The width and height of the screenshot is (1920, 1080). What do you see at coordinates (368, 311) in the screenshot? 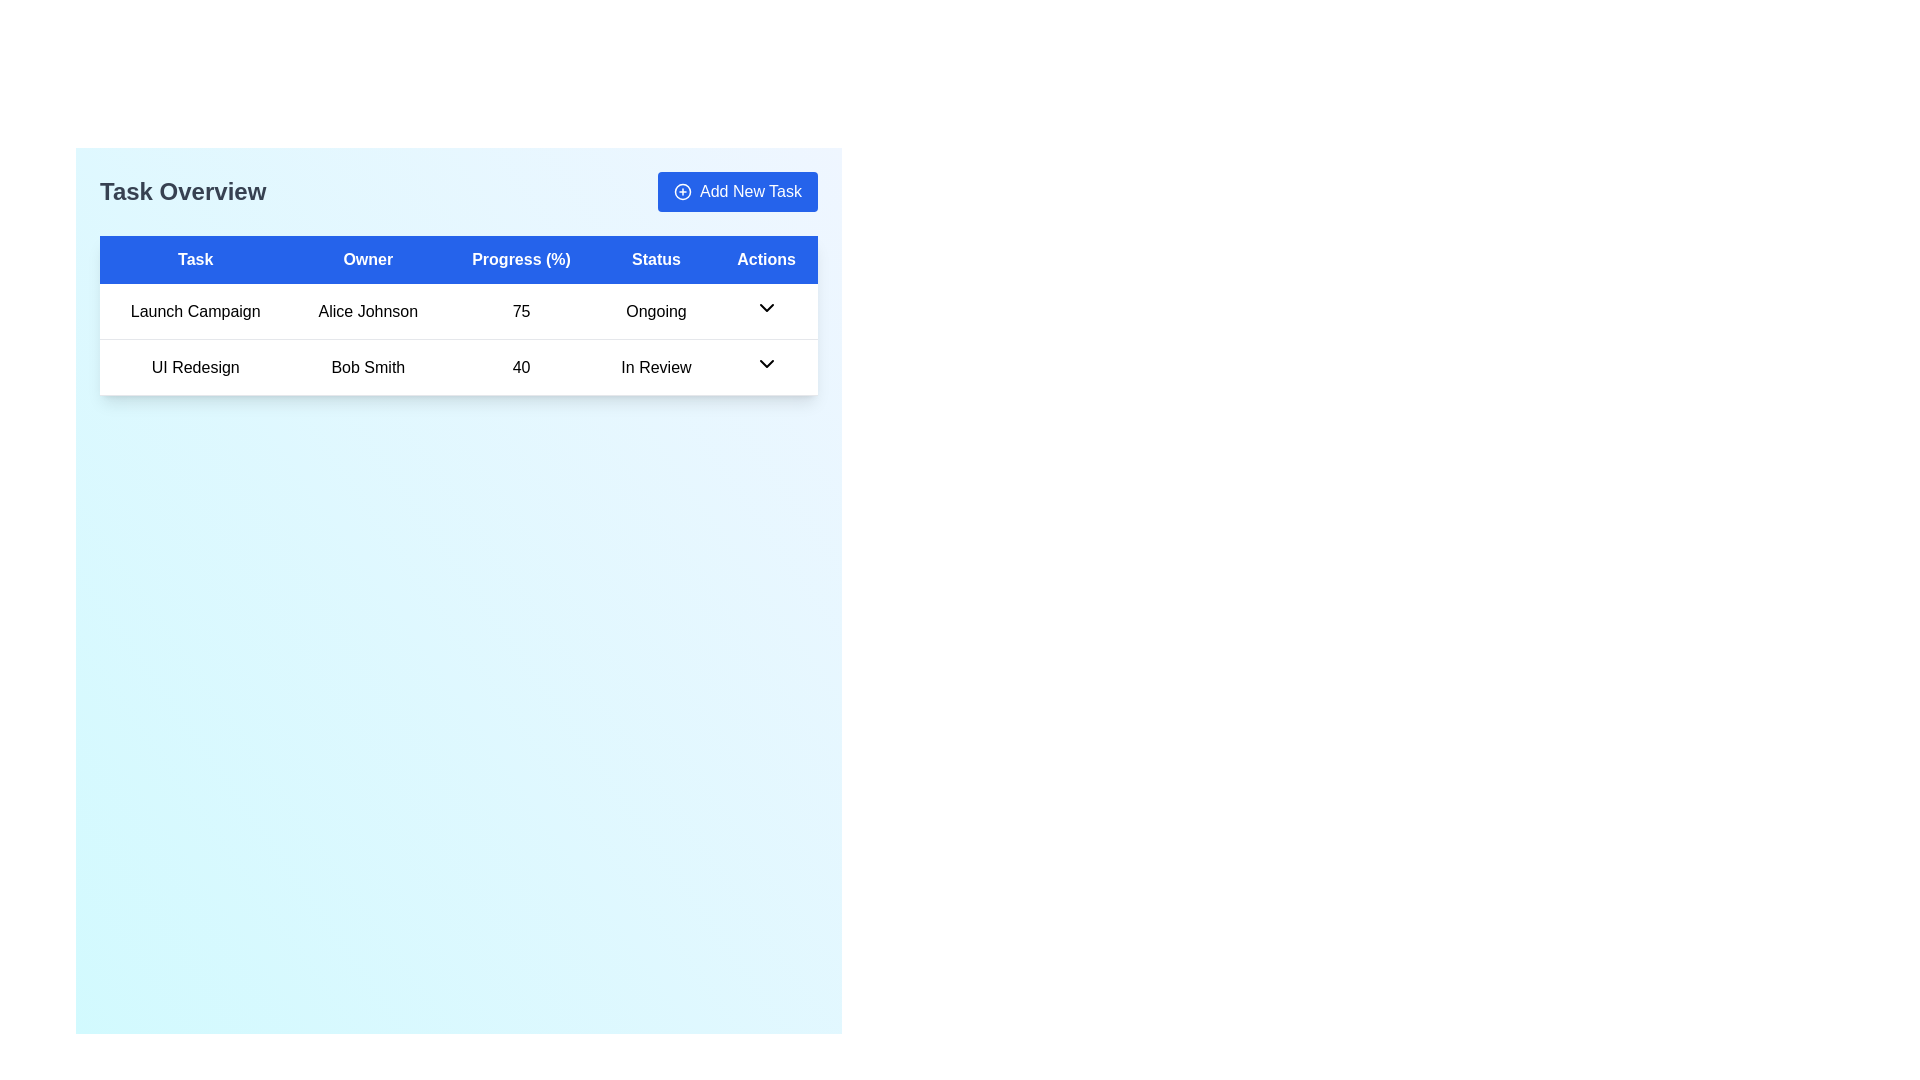
I see `displayed text 'Alice Johnson' located in the 'Owner' column of the table row for the task 'Launch Campaign'` at bounding box center [368, 311].